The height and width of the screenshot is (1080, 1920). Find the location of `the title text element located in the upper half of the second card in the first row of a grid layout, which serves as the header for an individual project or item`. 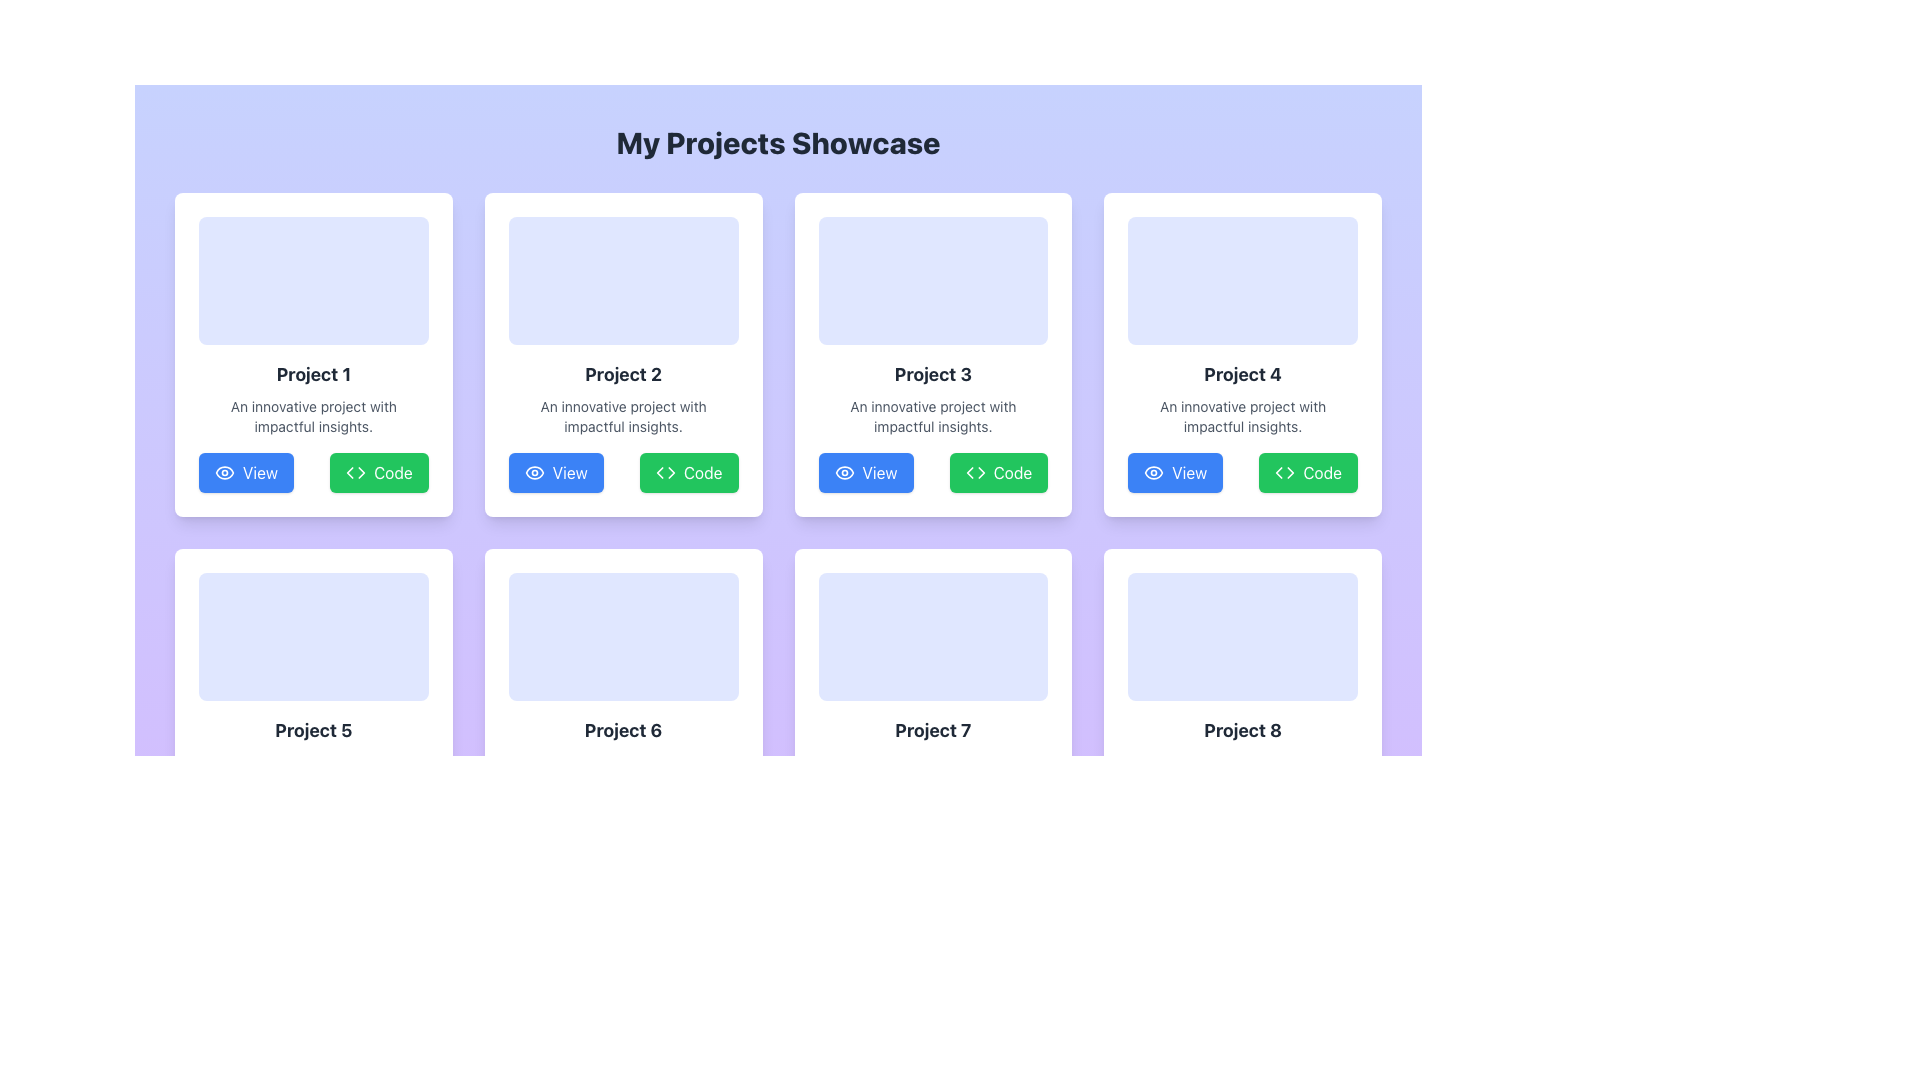

the title text element located in the upper half of the second card in the first row of a grid layout, which serves as the header for an individual project or item is located at coordinates (622, 374).